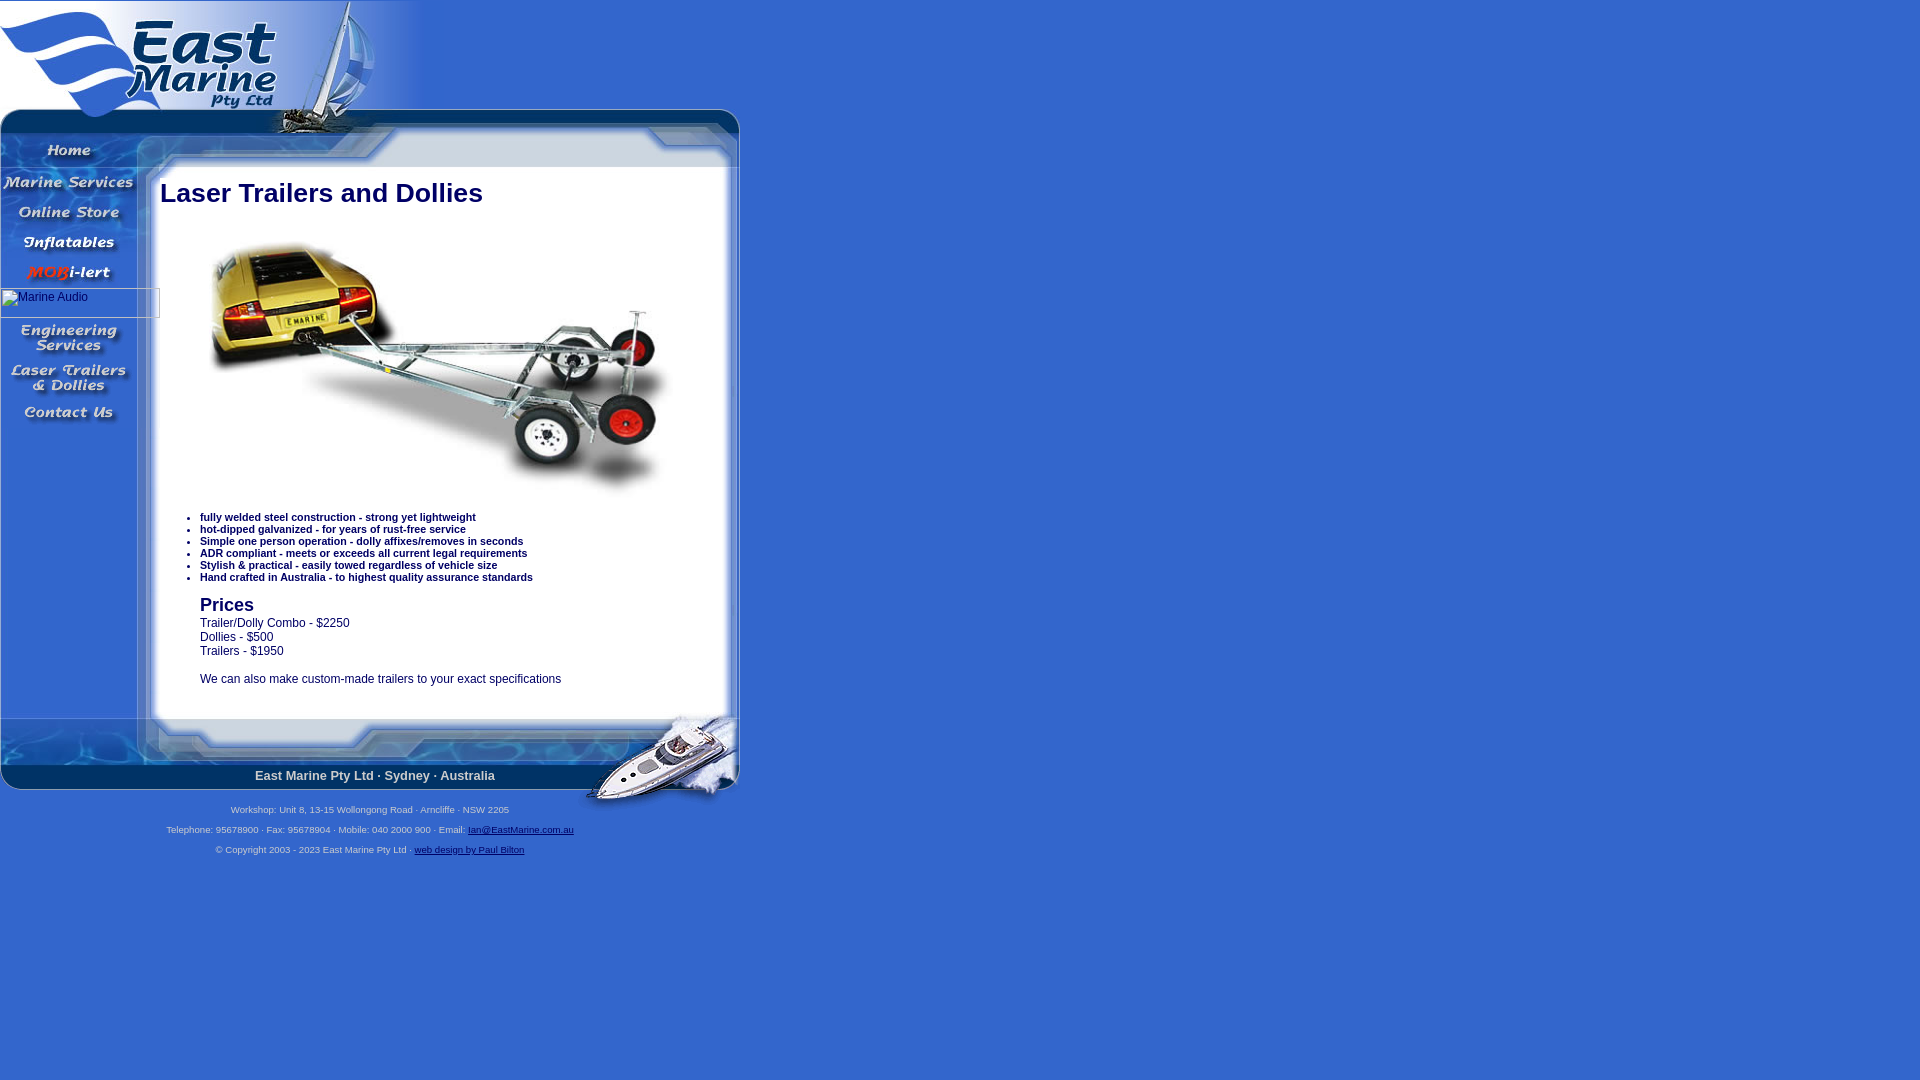 The width and height of the screenshot is (1920, 1080). I want to click on 'Ian@EastMarine.com.au', so click(521, 829).